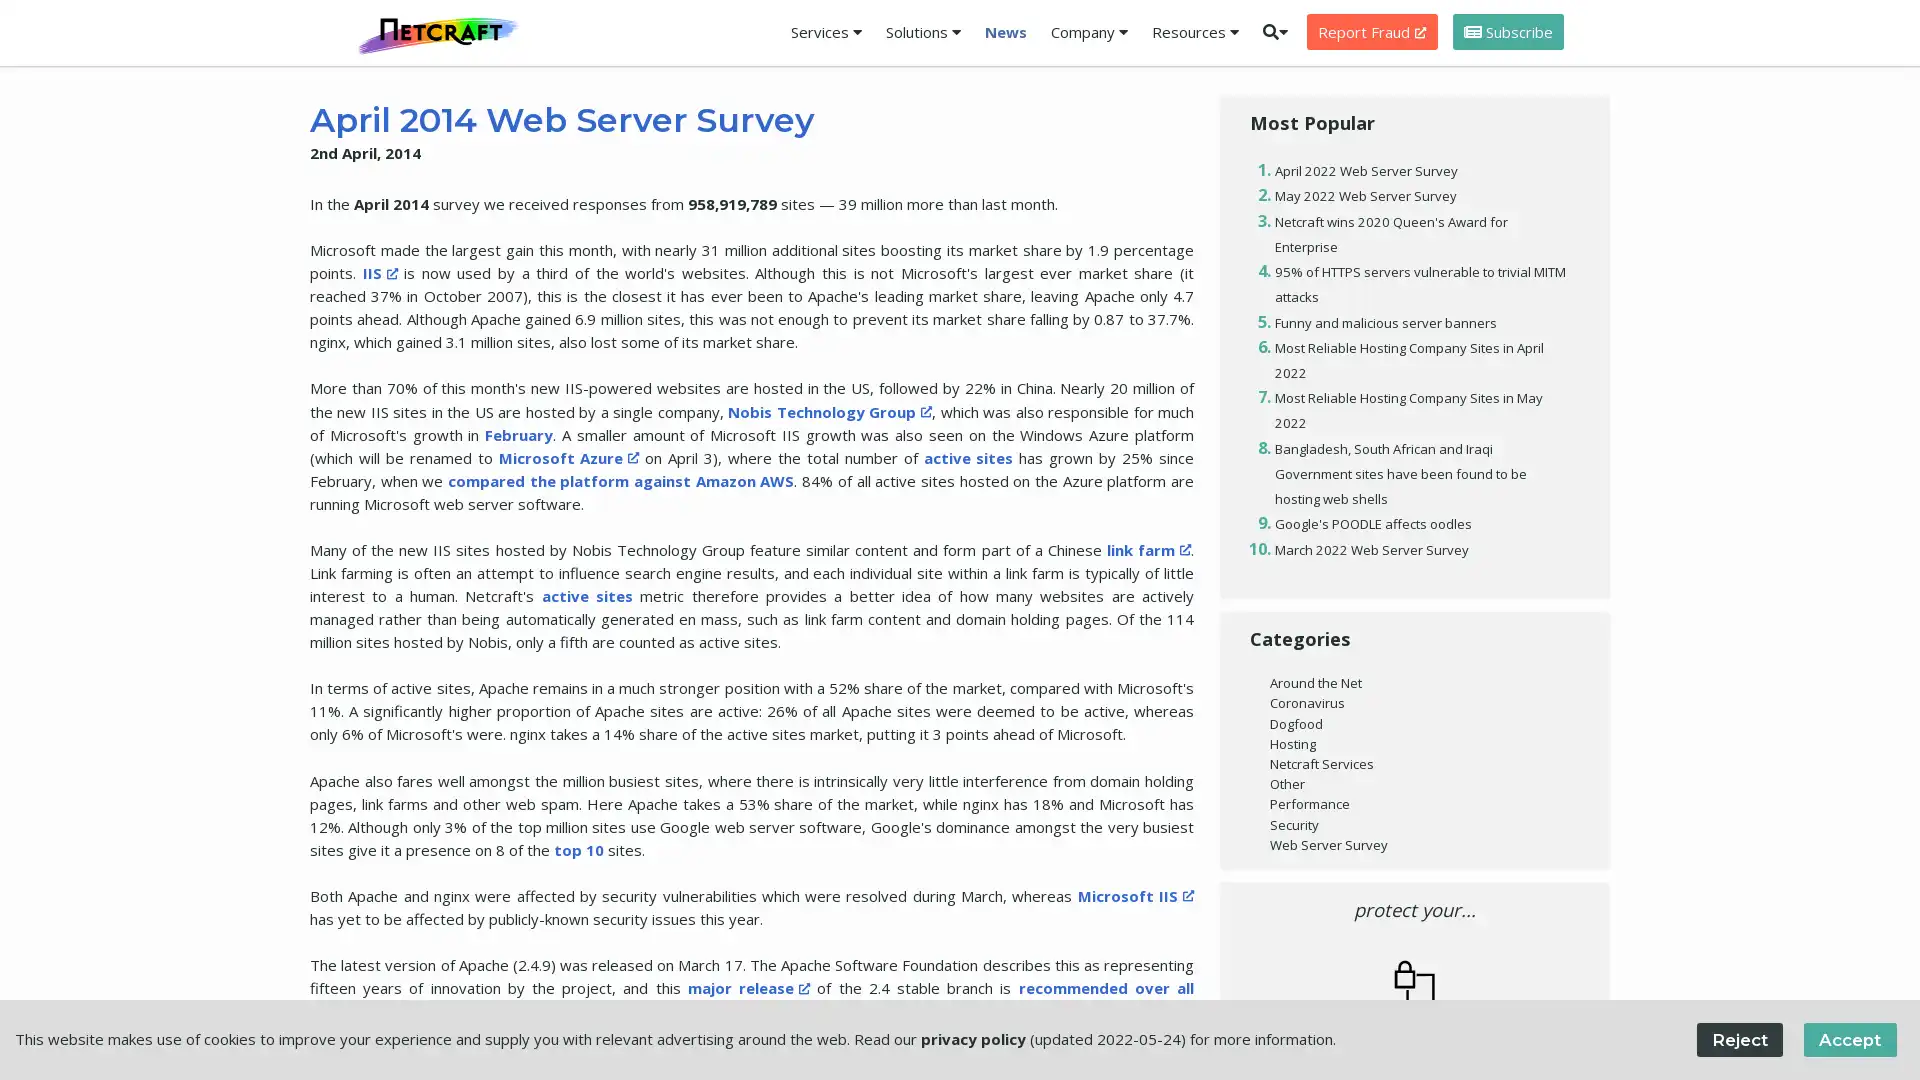  What do you see at coordinates (1848, 1038) in the screenshot?
I see `Accept` at bounding box center [1848, 1038].